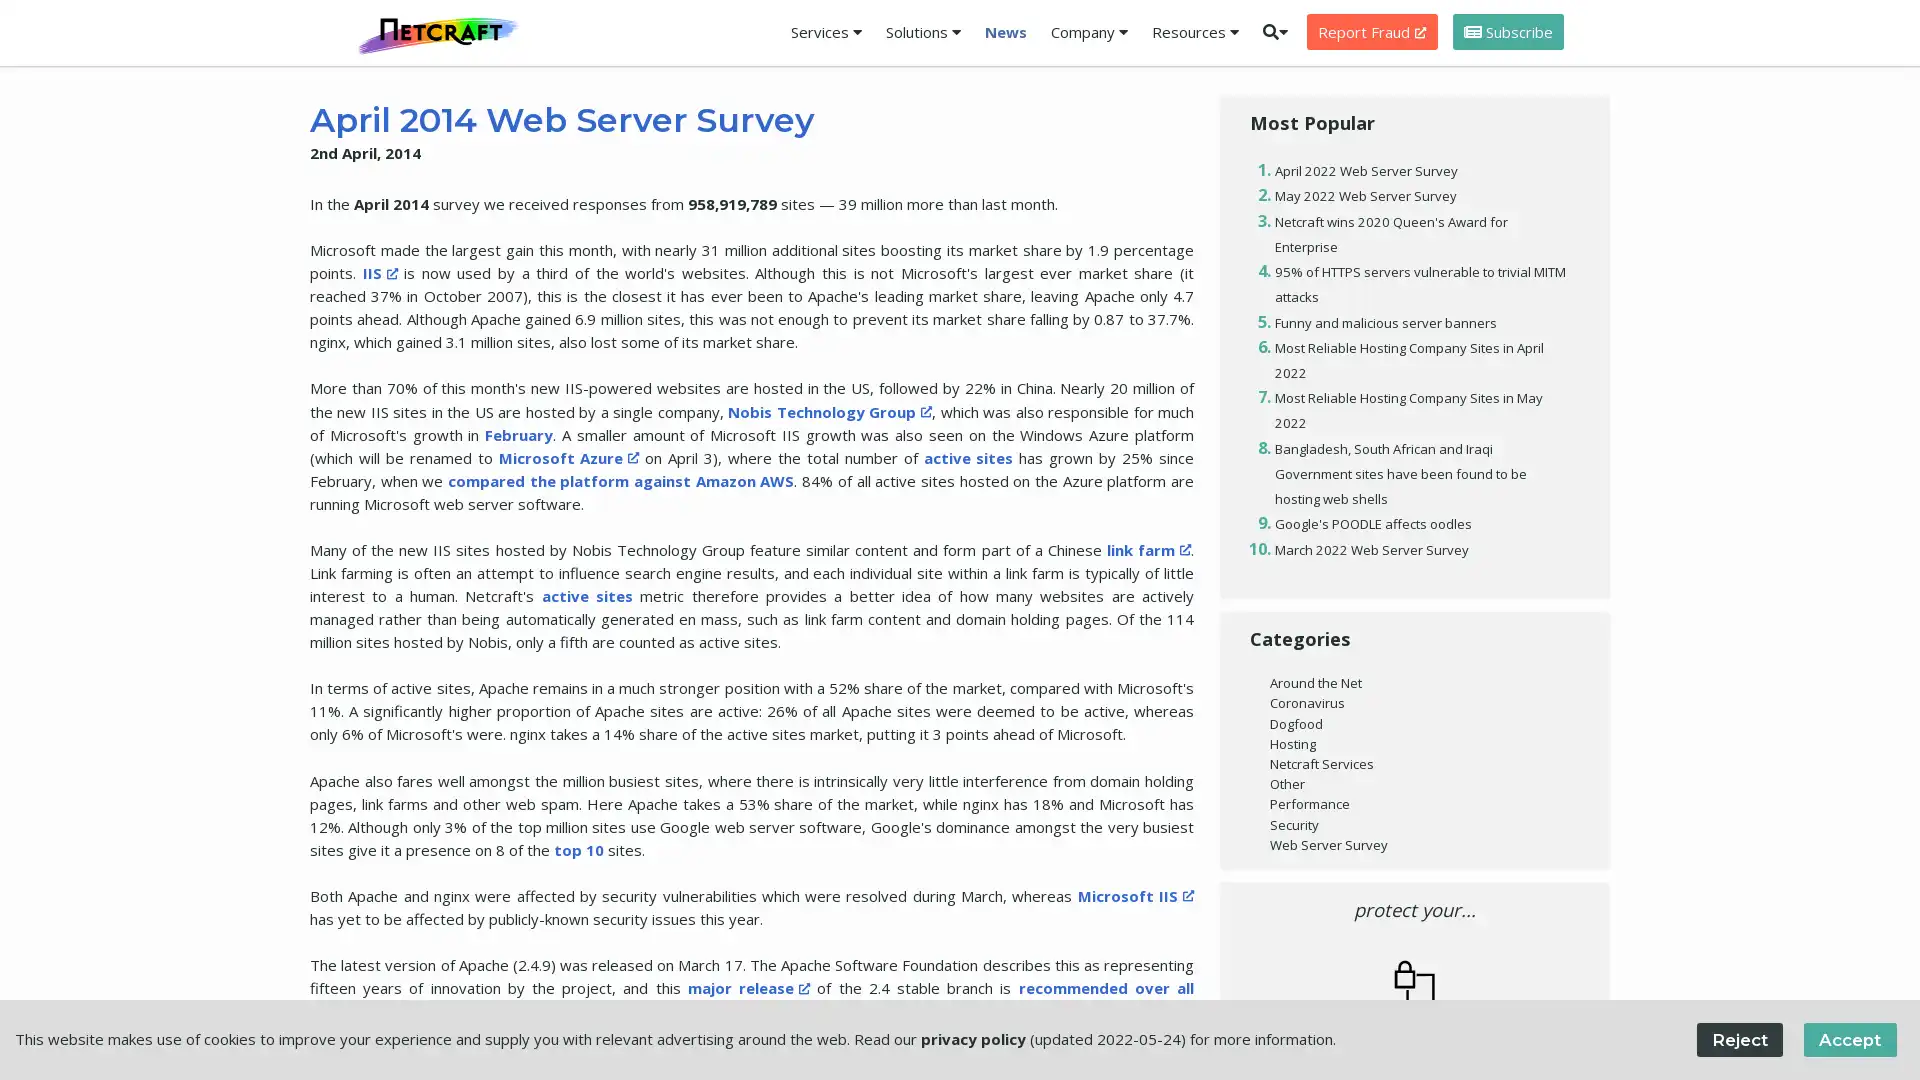  What do you see at coordinates (1848, 1038) in the screenshot?
I see `Accept` at bounding box center [1848, 1038].